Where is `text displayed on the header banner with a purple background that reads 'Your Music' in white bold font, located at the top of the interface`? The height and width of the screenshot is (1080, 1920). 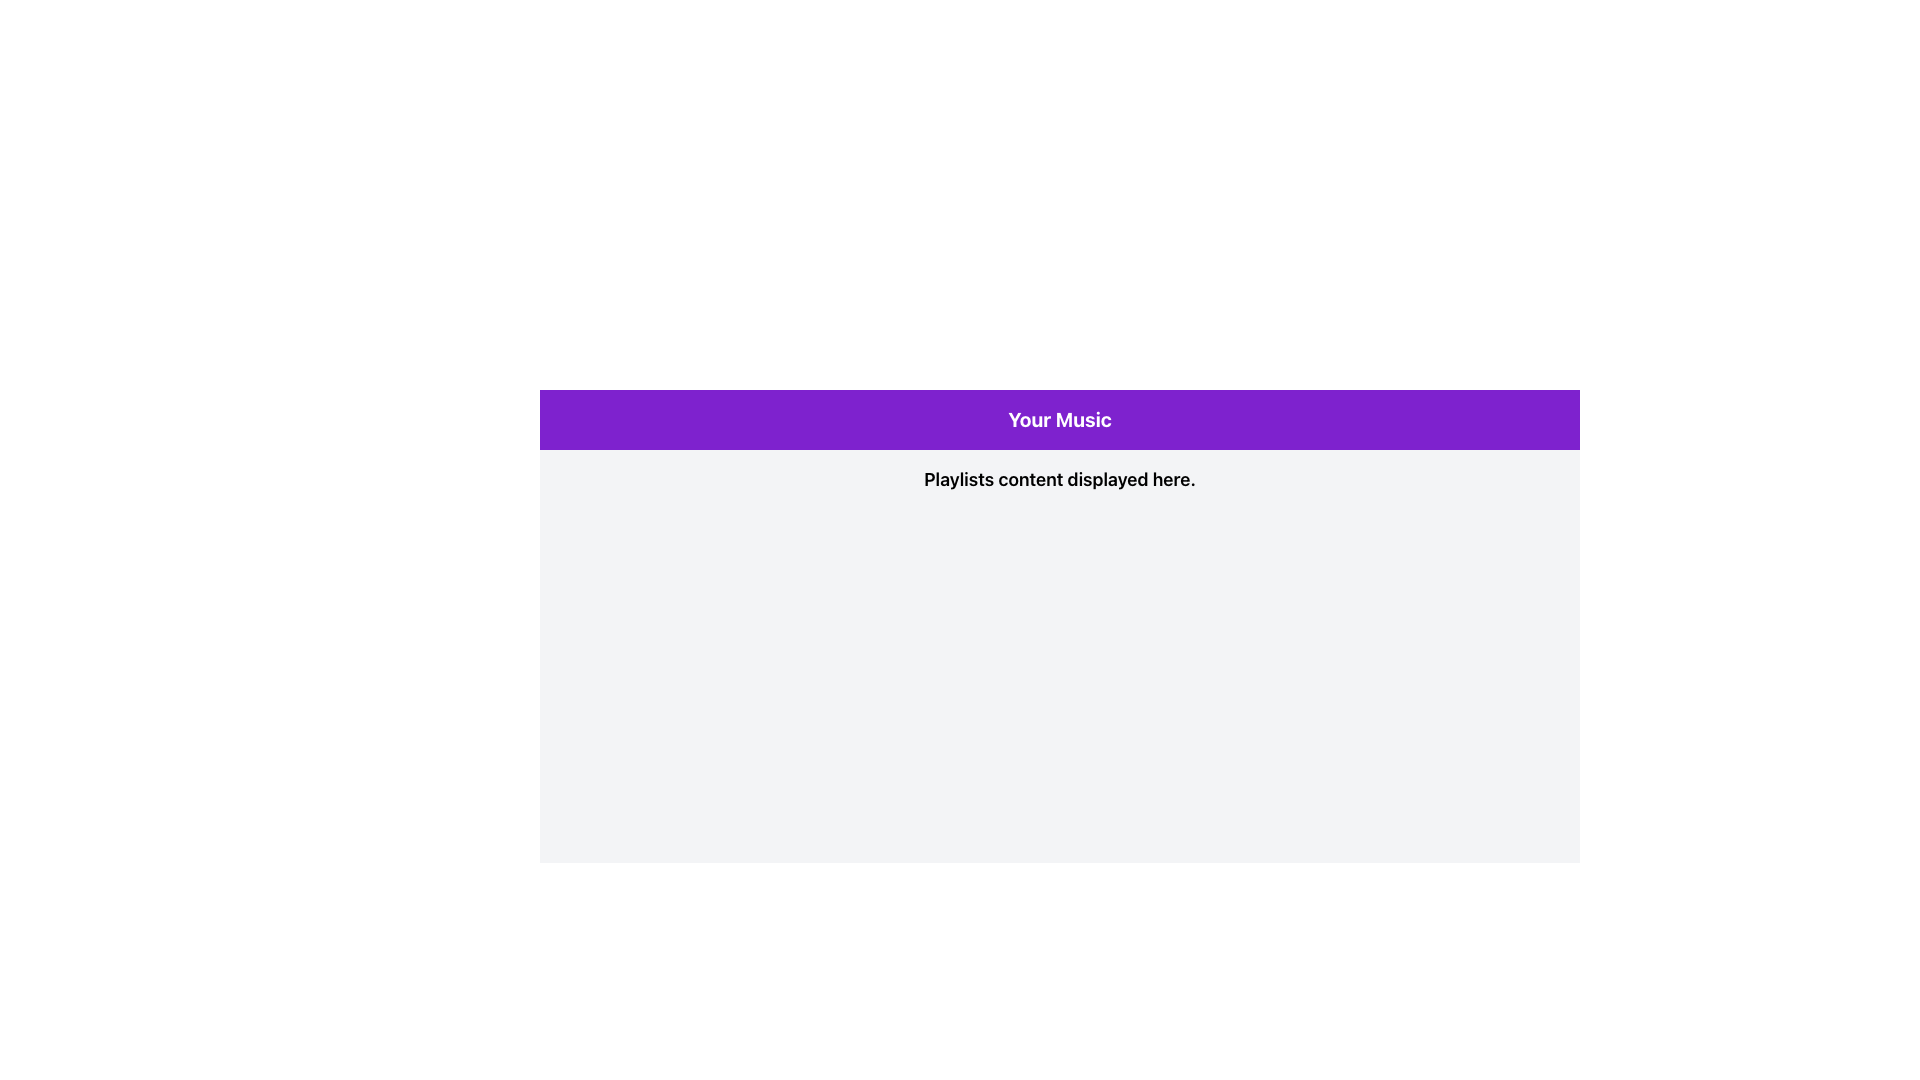
text displayed on the header banner with a purple background that reads 'Your Music' in white bold font, located at the top of the interface is located at coordinates (1059, 419).